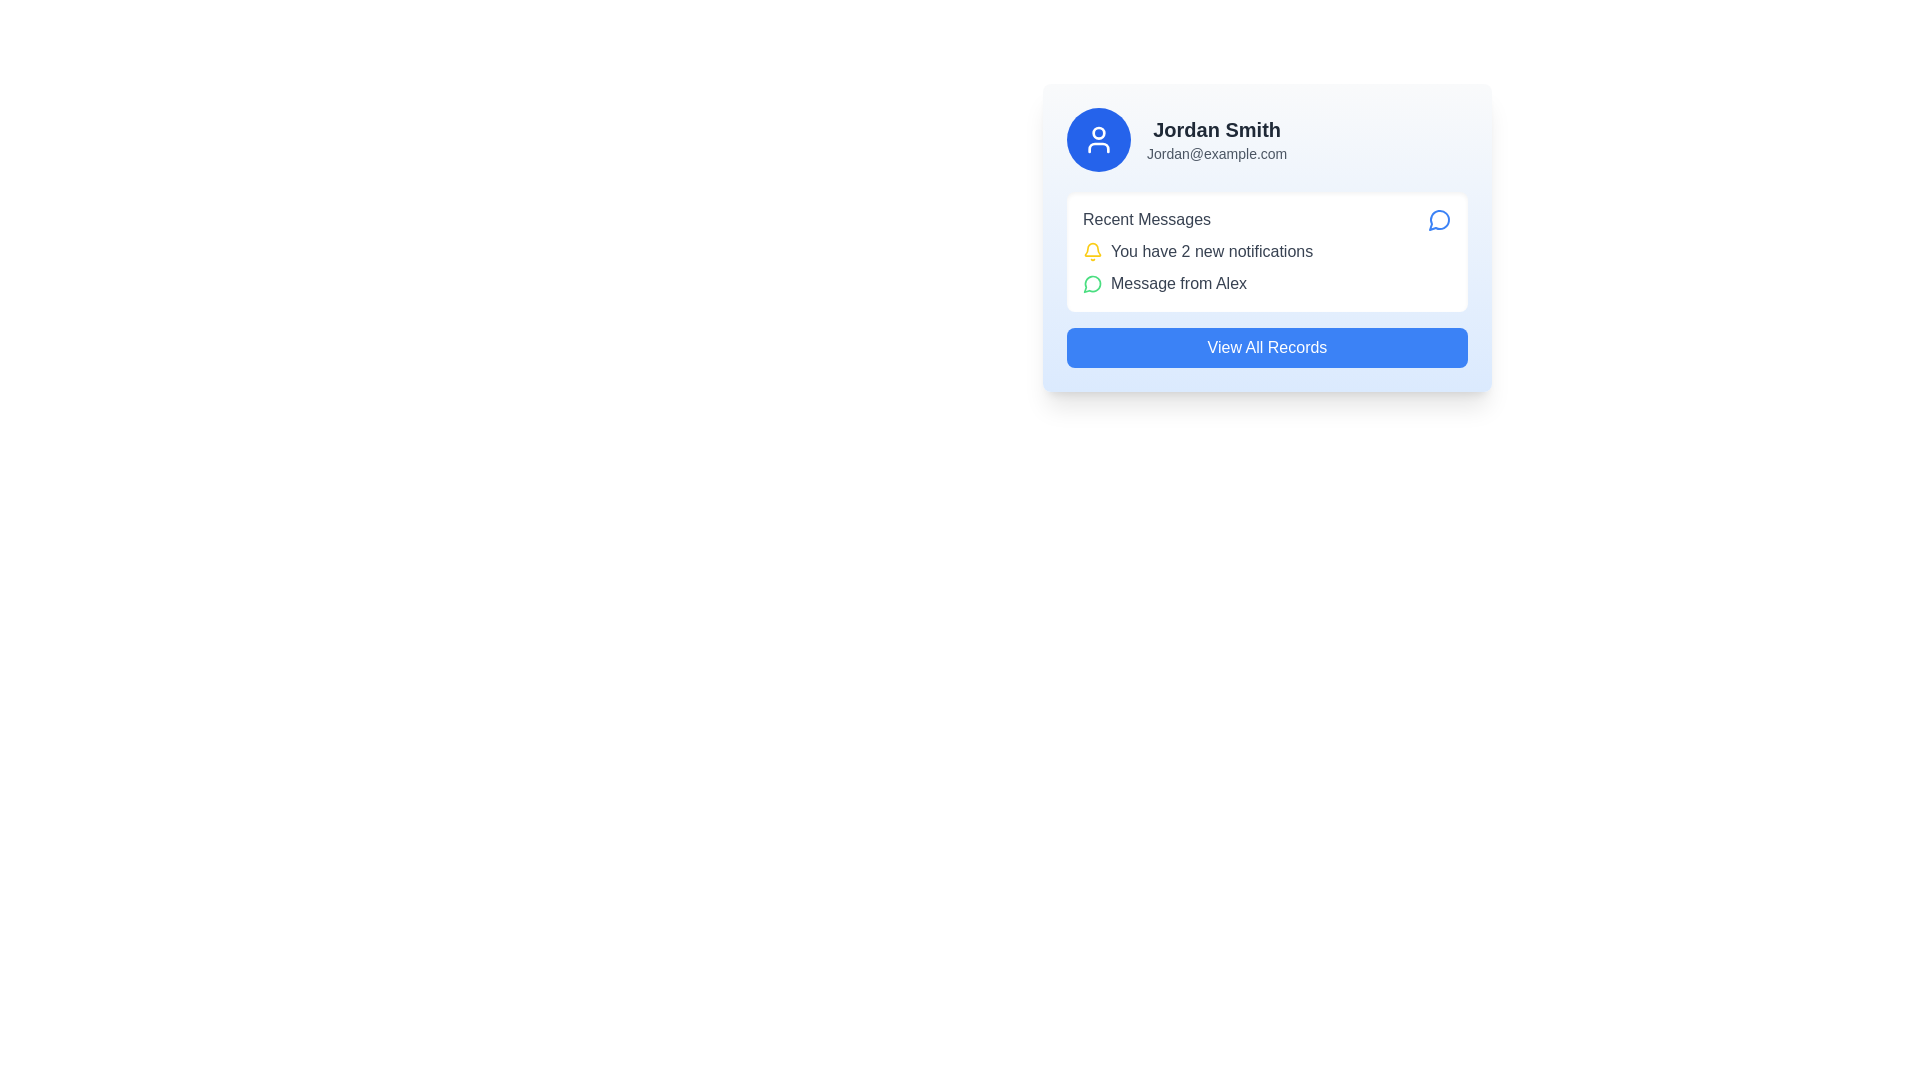  I want to click on the Text Label displaying 'Jordan@example.com', which is positioned directly below 'Jordan Smith' and slightly indented to the right, so click(1216, 153).